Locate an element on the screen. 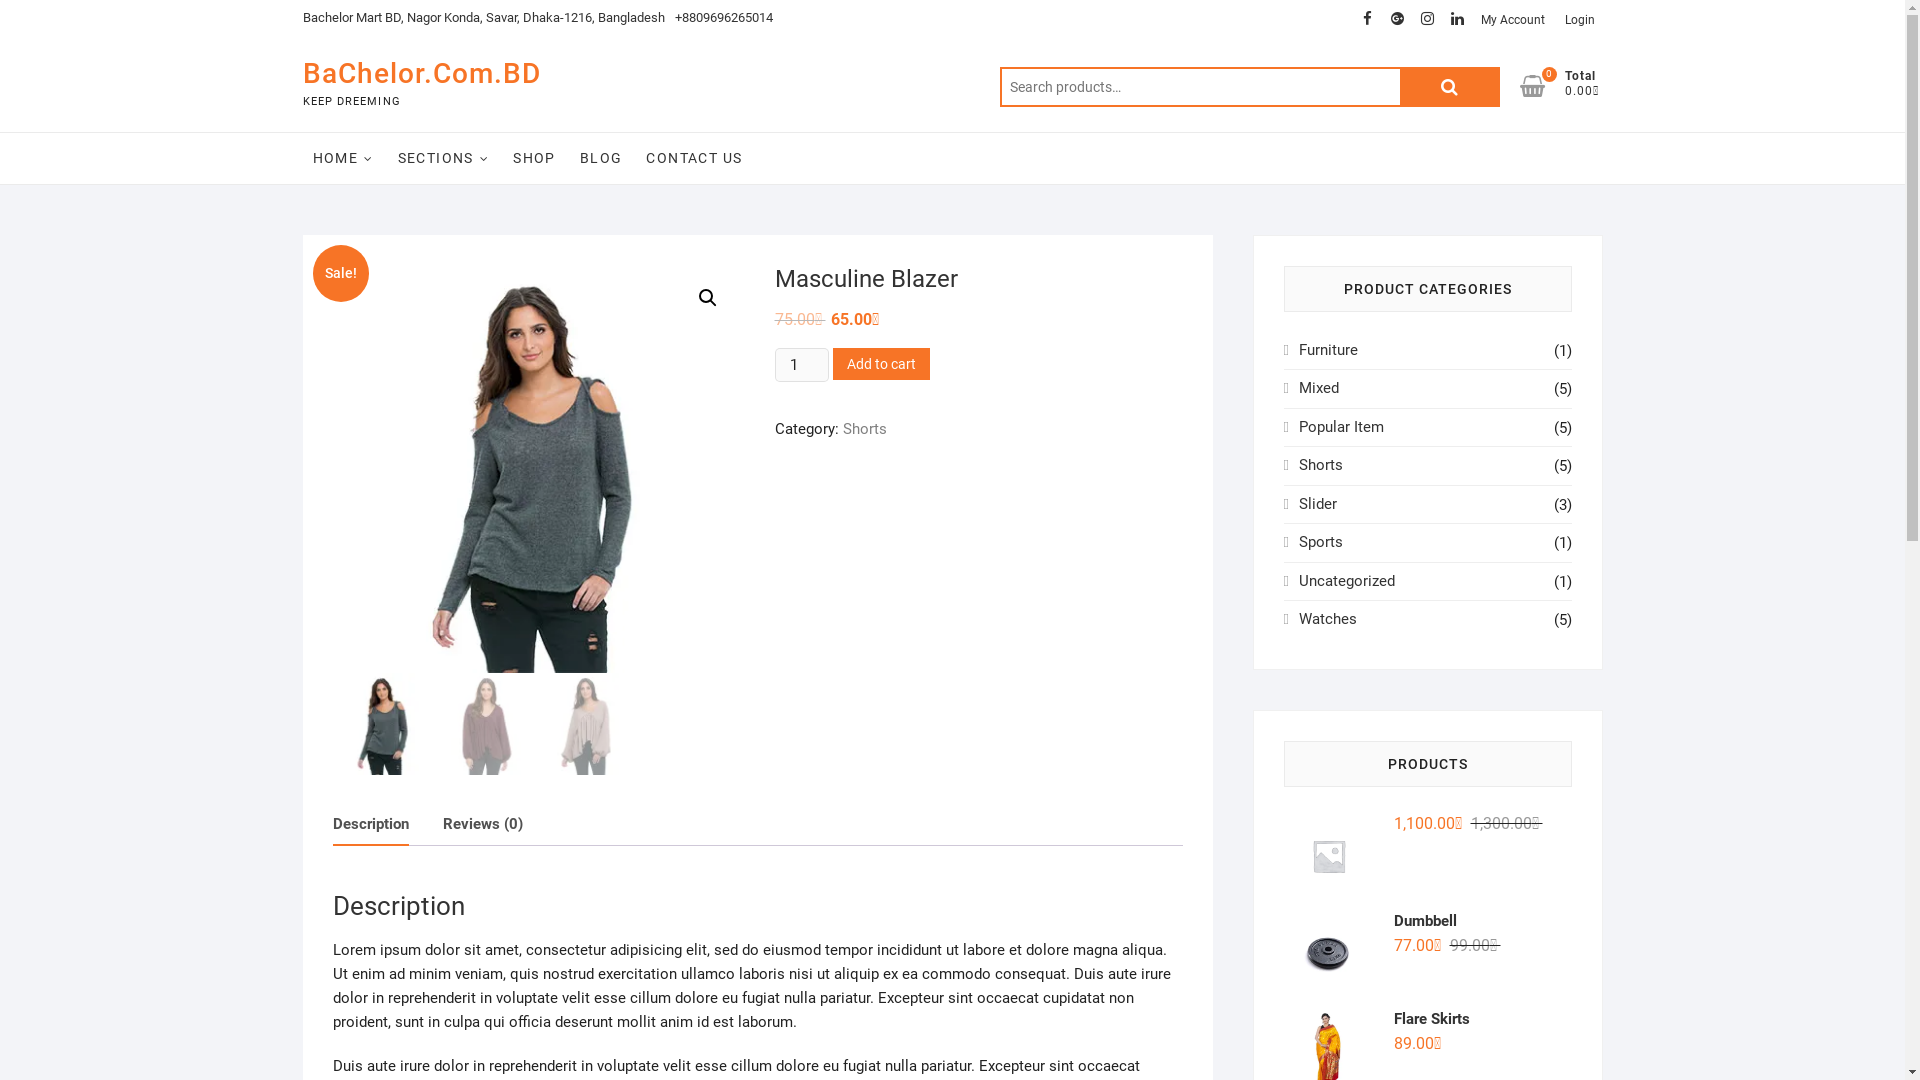 The width and height of the screenshot is (1920, 1080). '+8809696265014' is located at coordinates (722, 18).